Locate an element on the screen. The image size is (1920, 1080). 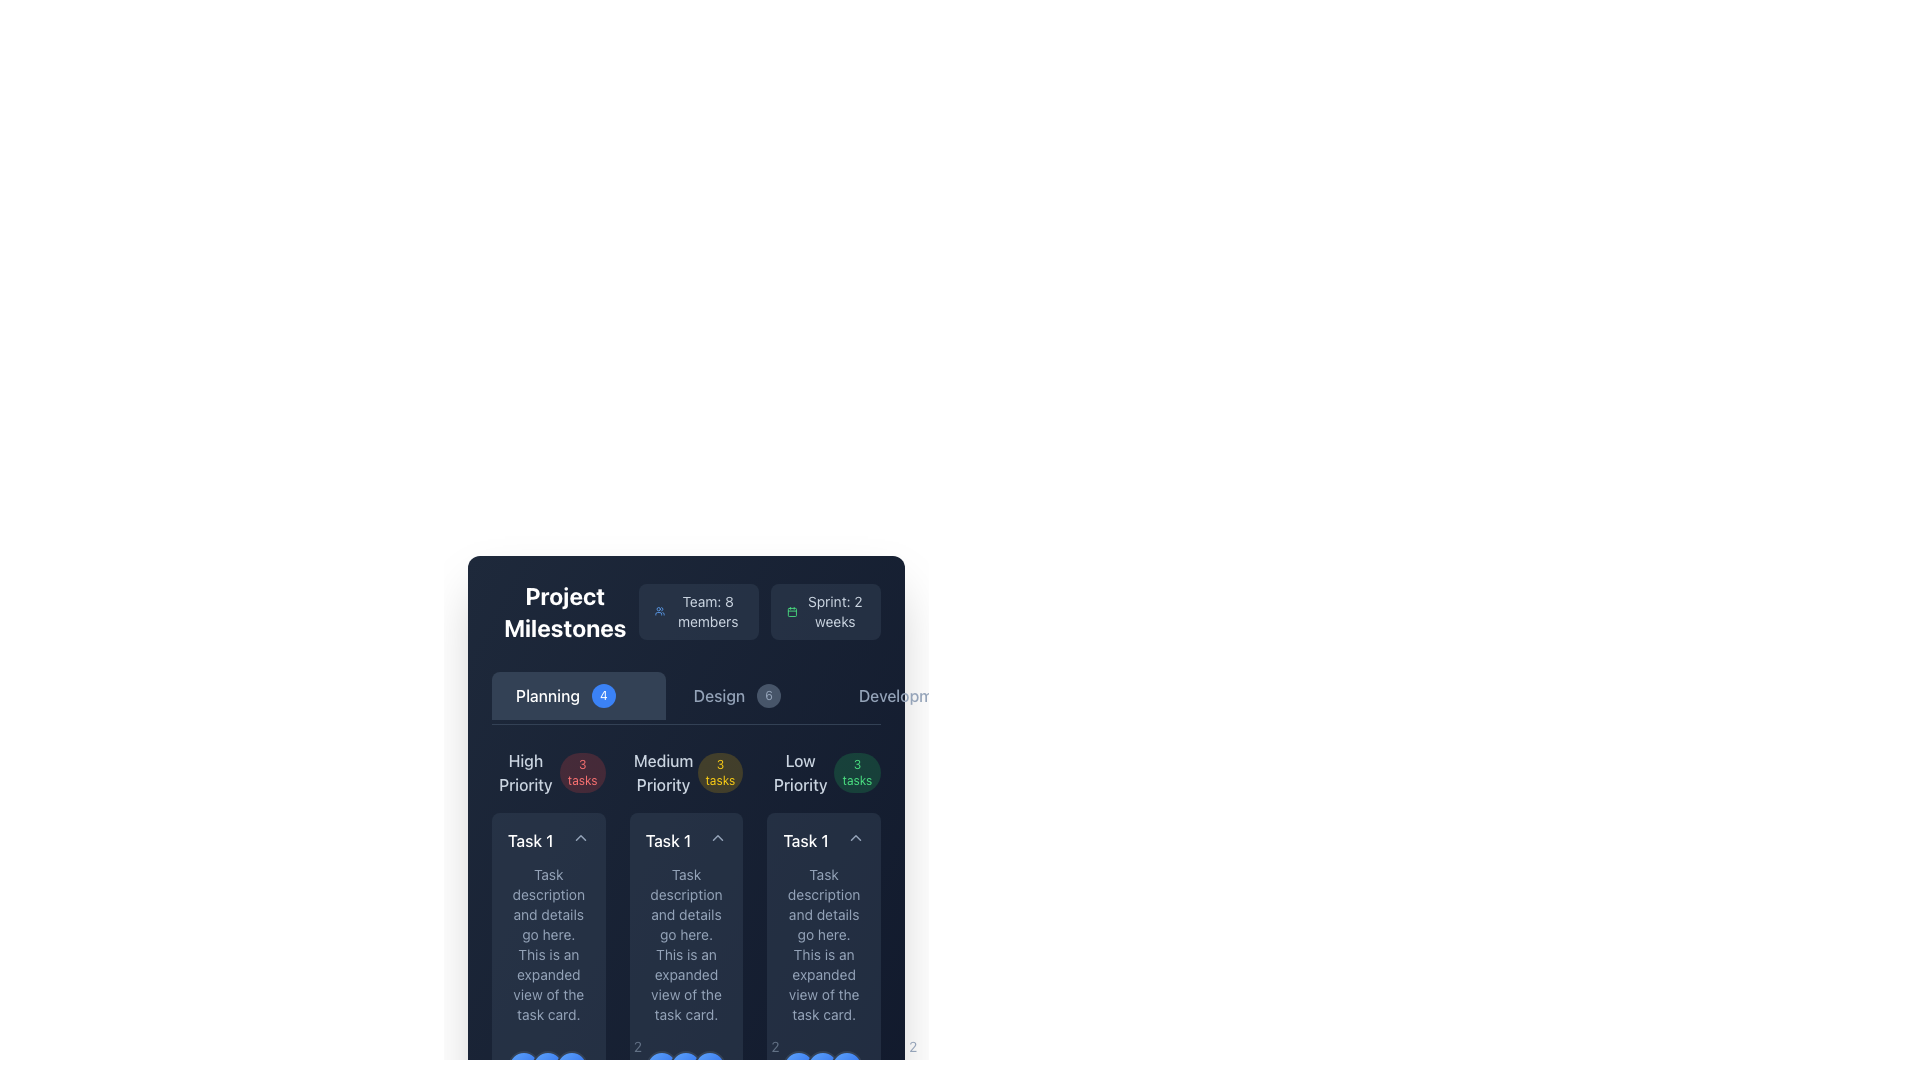
the text label displaying the word 'Development', which is styled with a medium font weight in a sans-serif typeface and positioned at the leftmost position within a row of grouped items on a dark background panel is located at coordinates (906, 694).